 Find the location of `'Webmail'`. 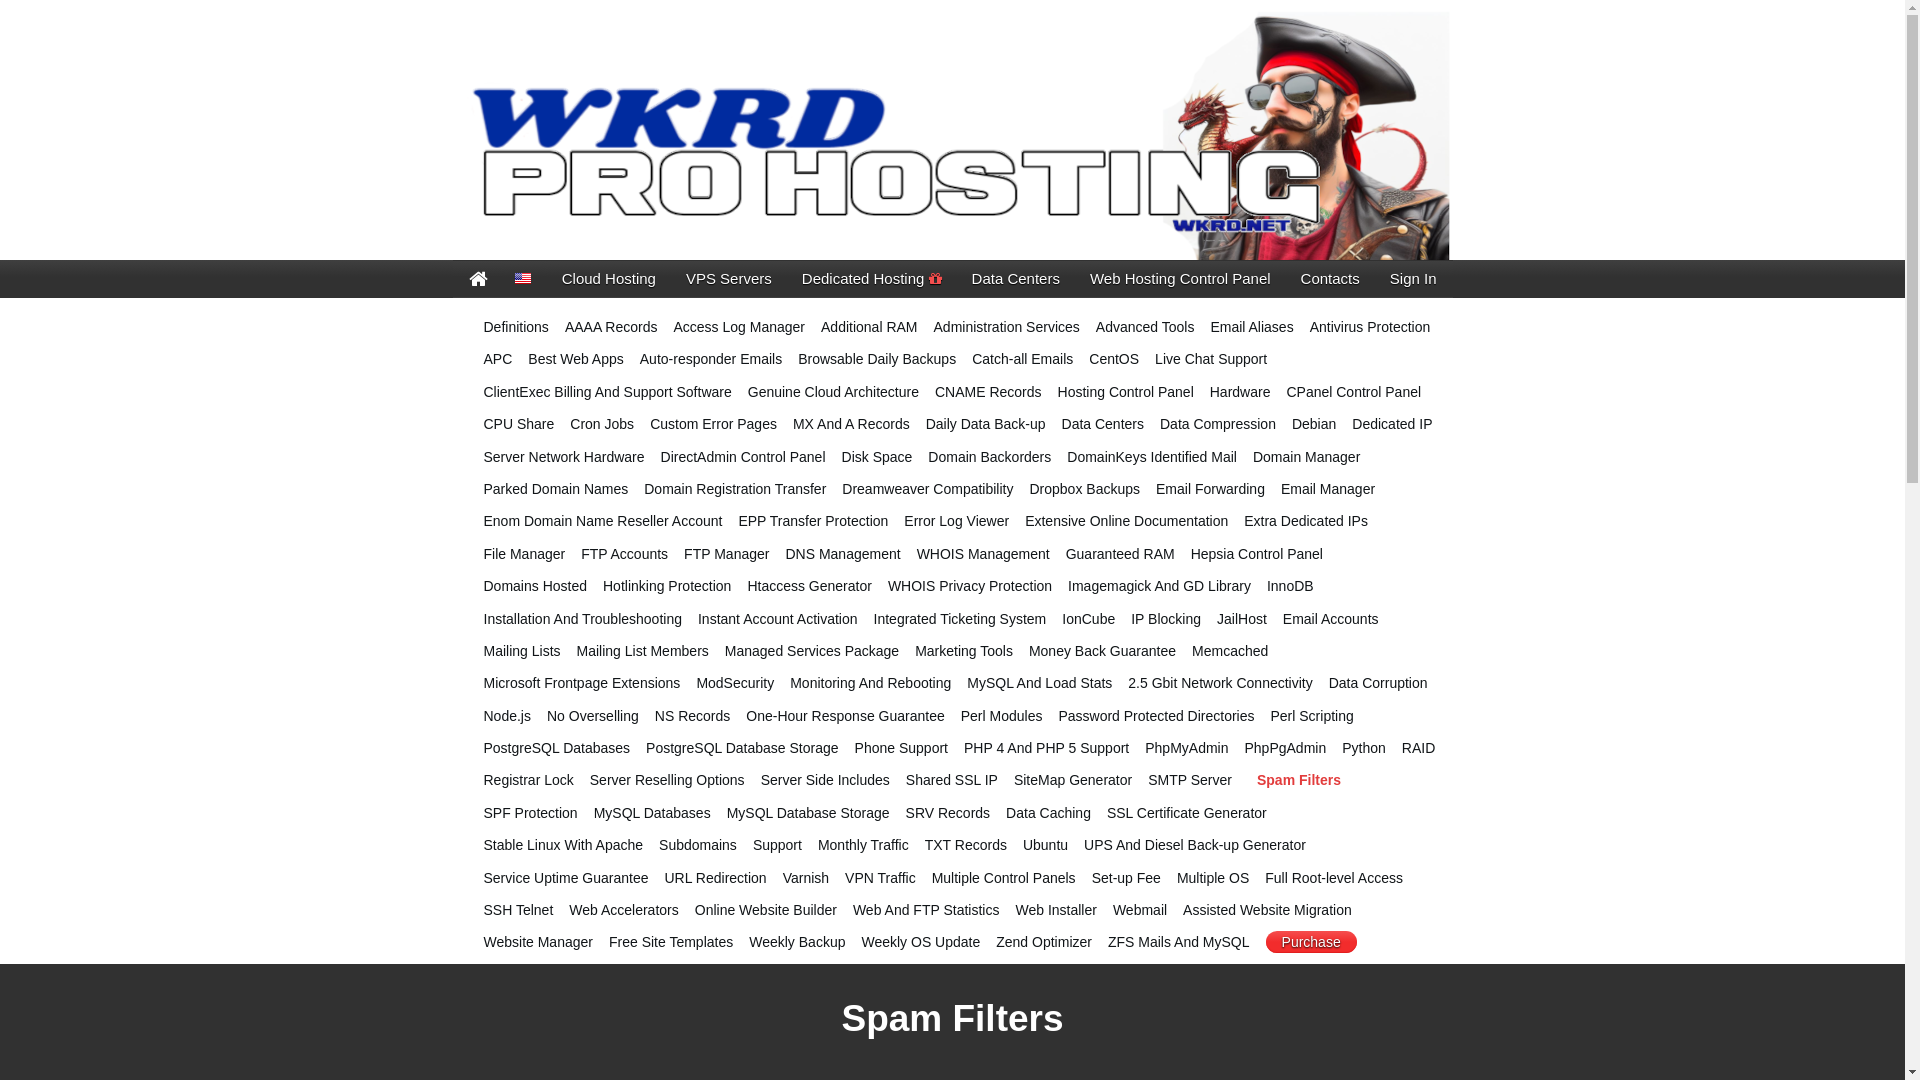

'Webmail' is located at coordinates (1140, 910).